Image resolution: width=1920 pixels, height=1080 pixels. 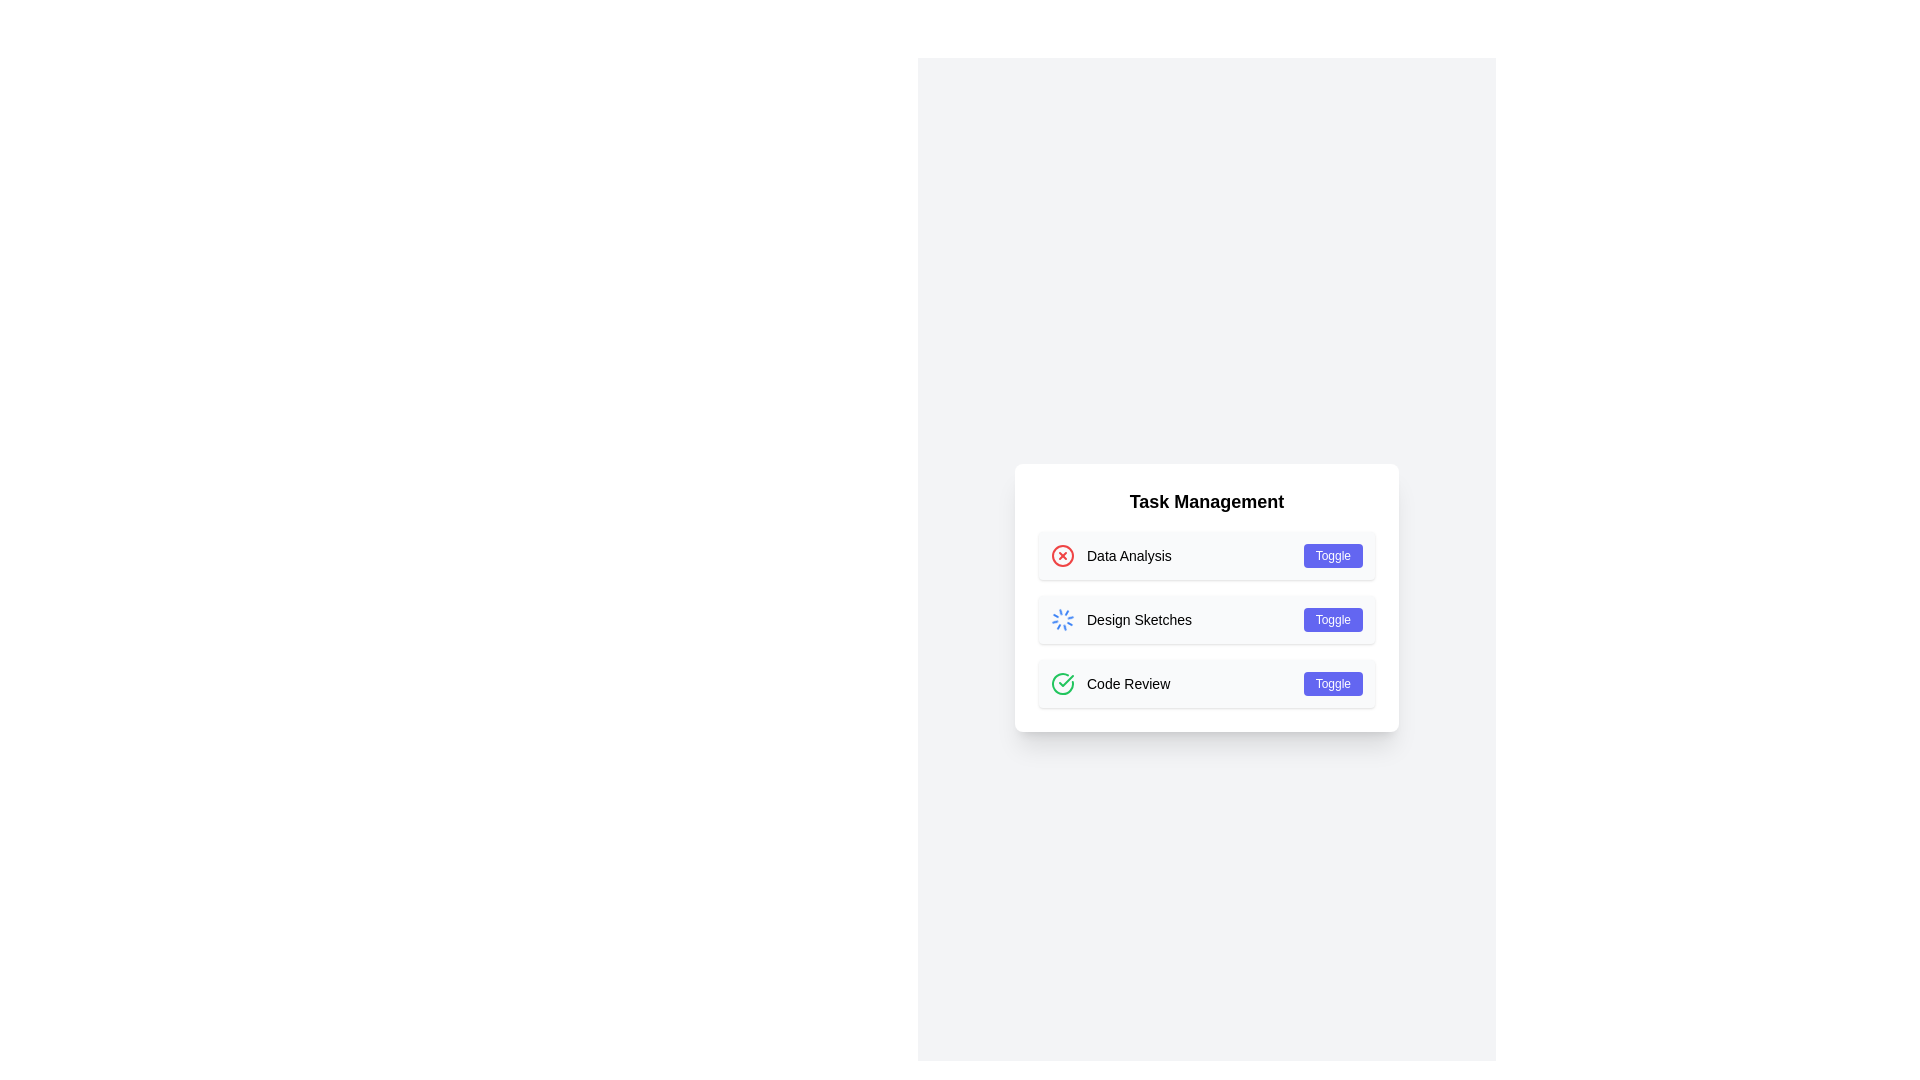 I want to click on the 'Code Review' section, which includes a toggle button, so click(x=1205, y=682).